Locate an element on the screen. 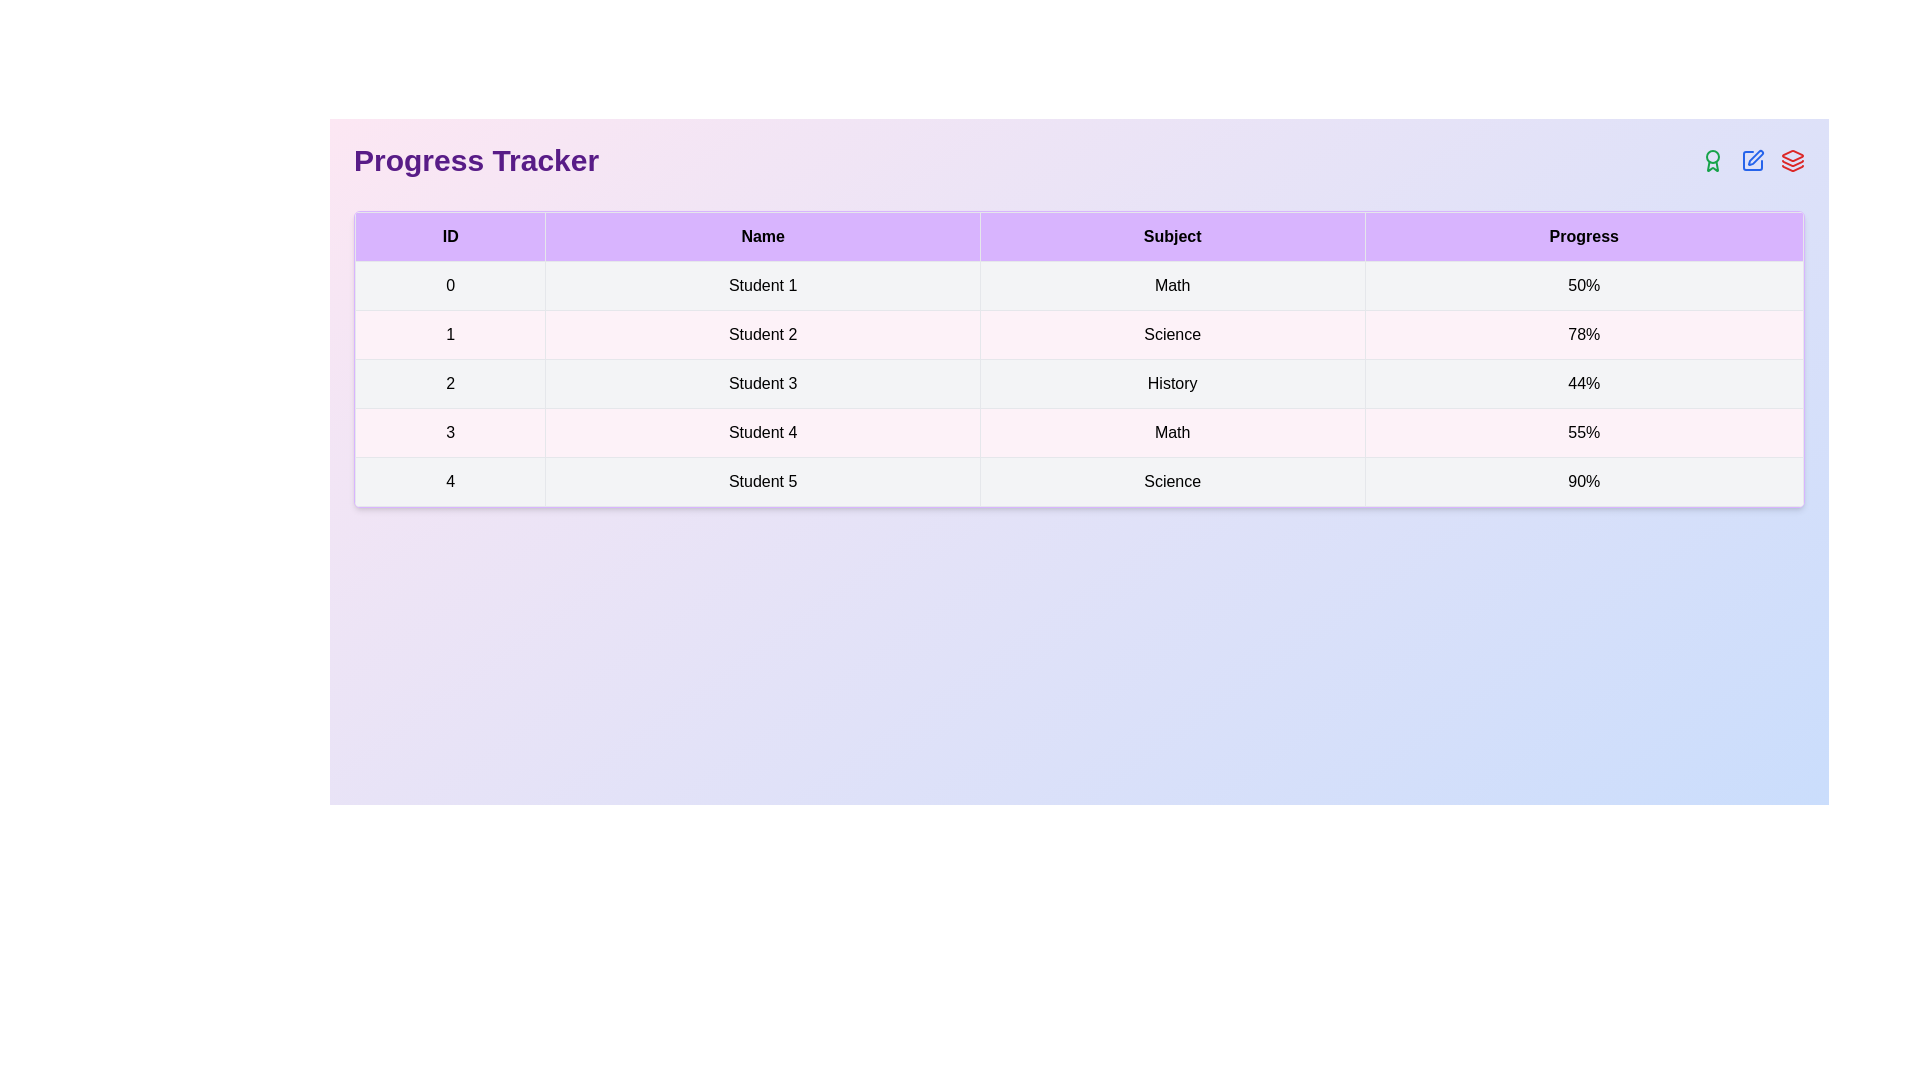 The width and height of the screenshot is (1920, 1080). the row corresponding to the student with ID 3 is located at coordinates (1078, 431).